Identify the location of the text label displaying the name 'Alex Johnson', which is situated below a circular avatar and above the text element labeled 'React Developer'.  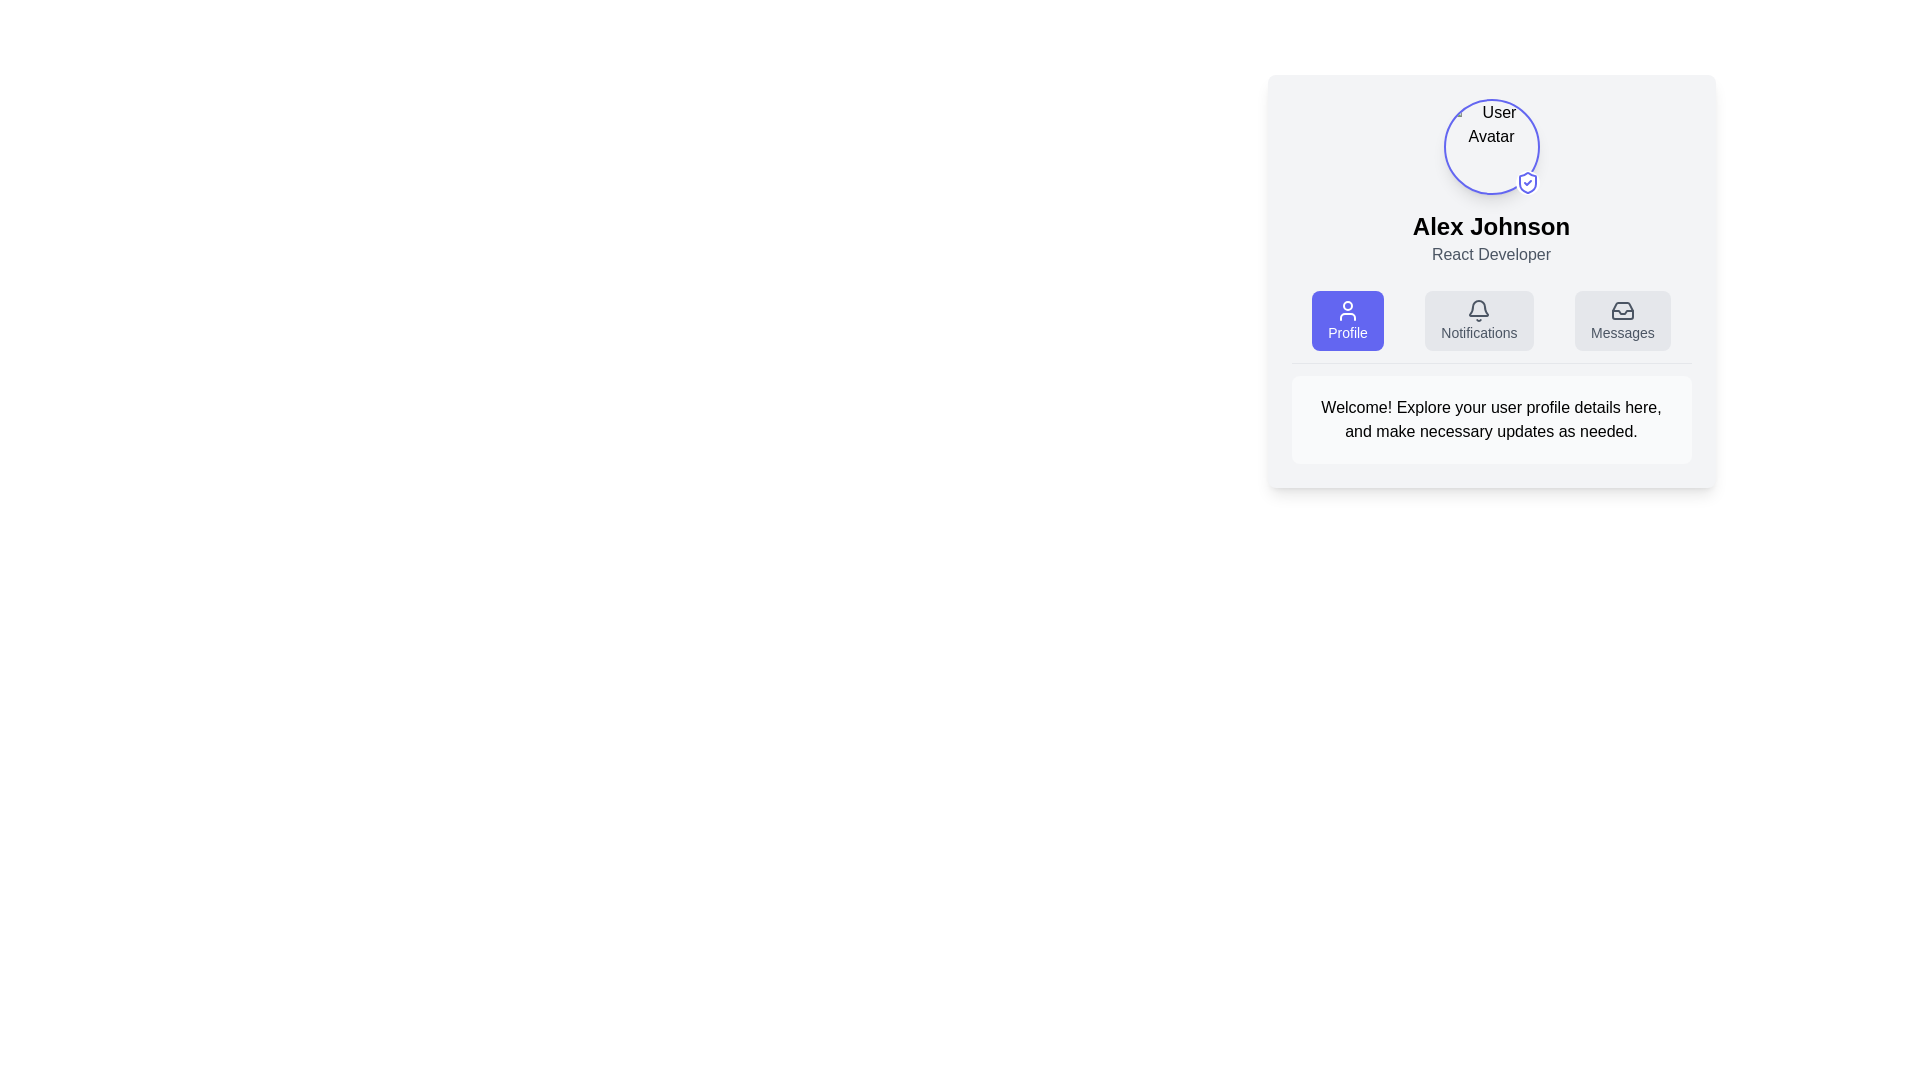
(1491, 226).